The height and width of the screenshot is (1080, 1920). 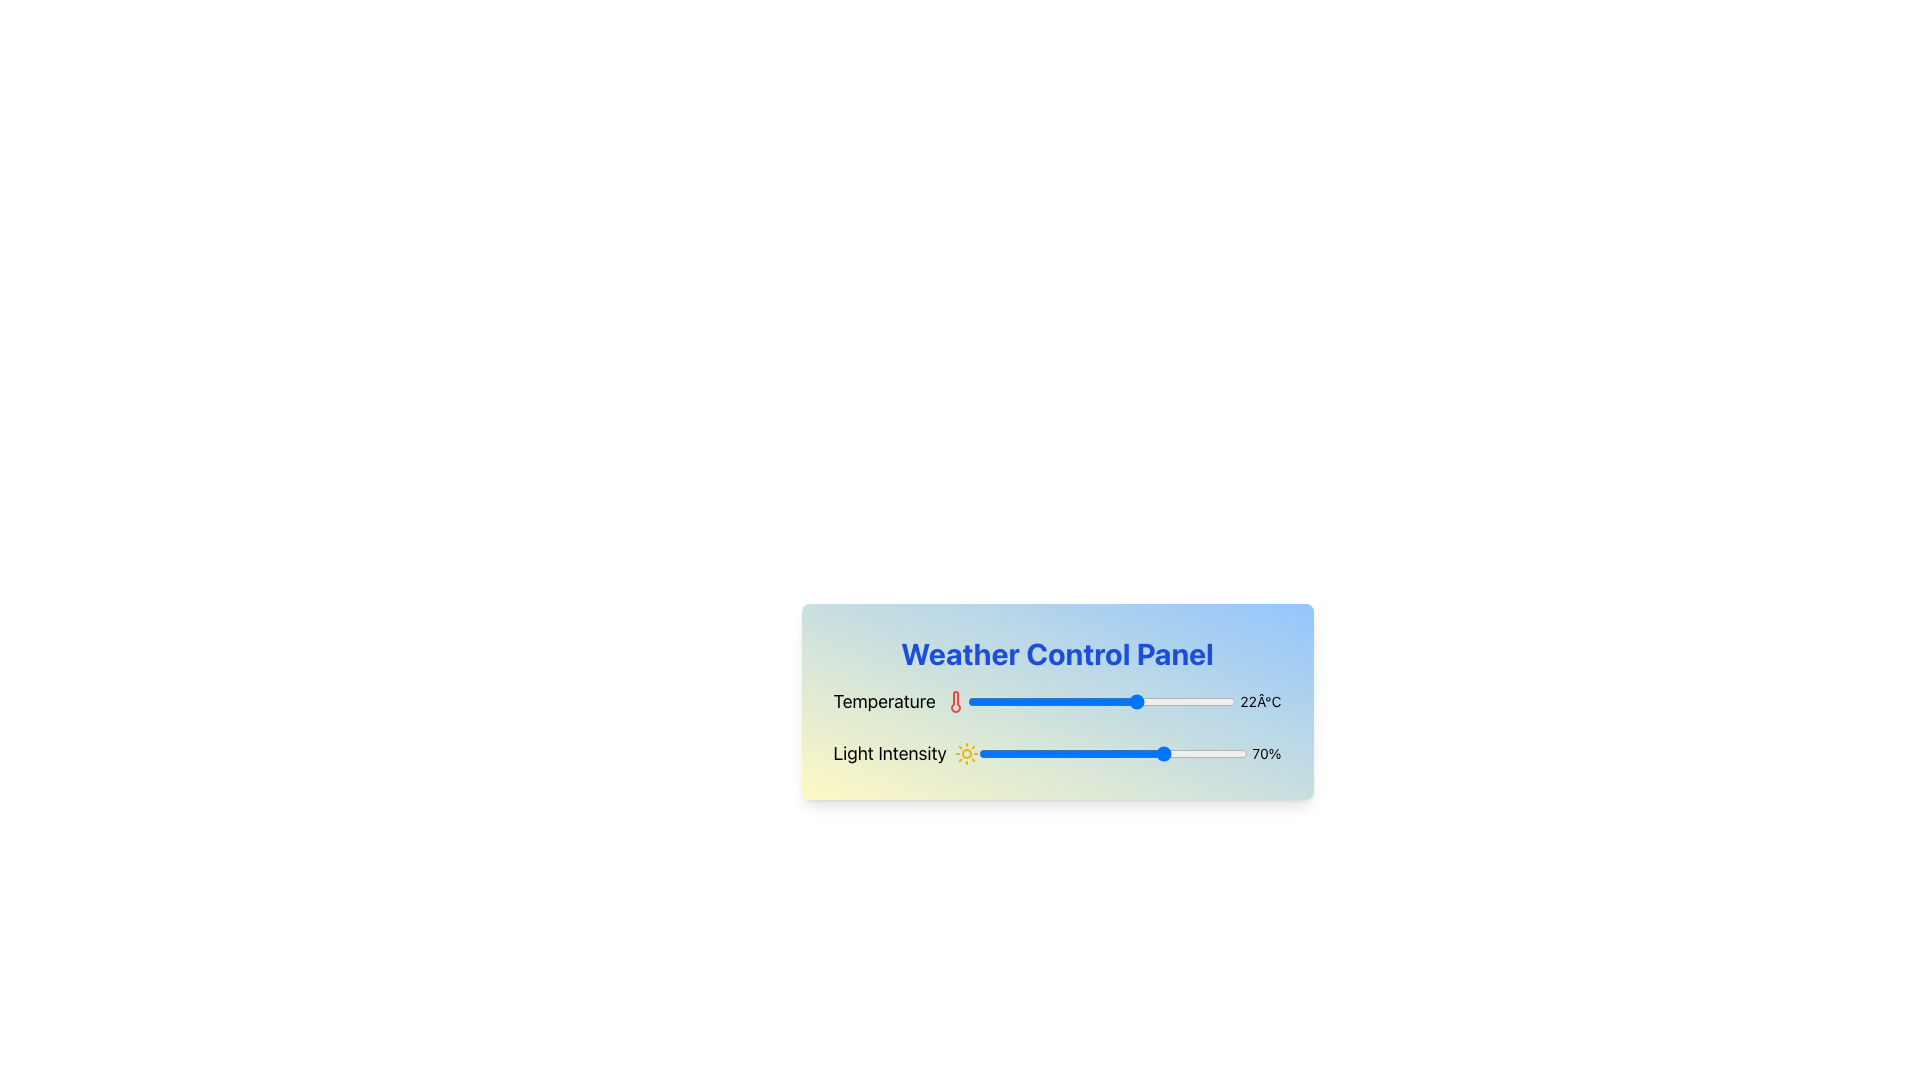 I want to click on the temperature slider, so click(x=1150, y=701).